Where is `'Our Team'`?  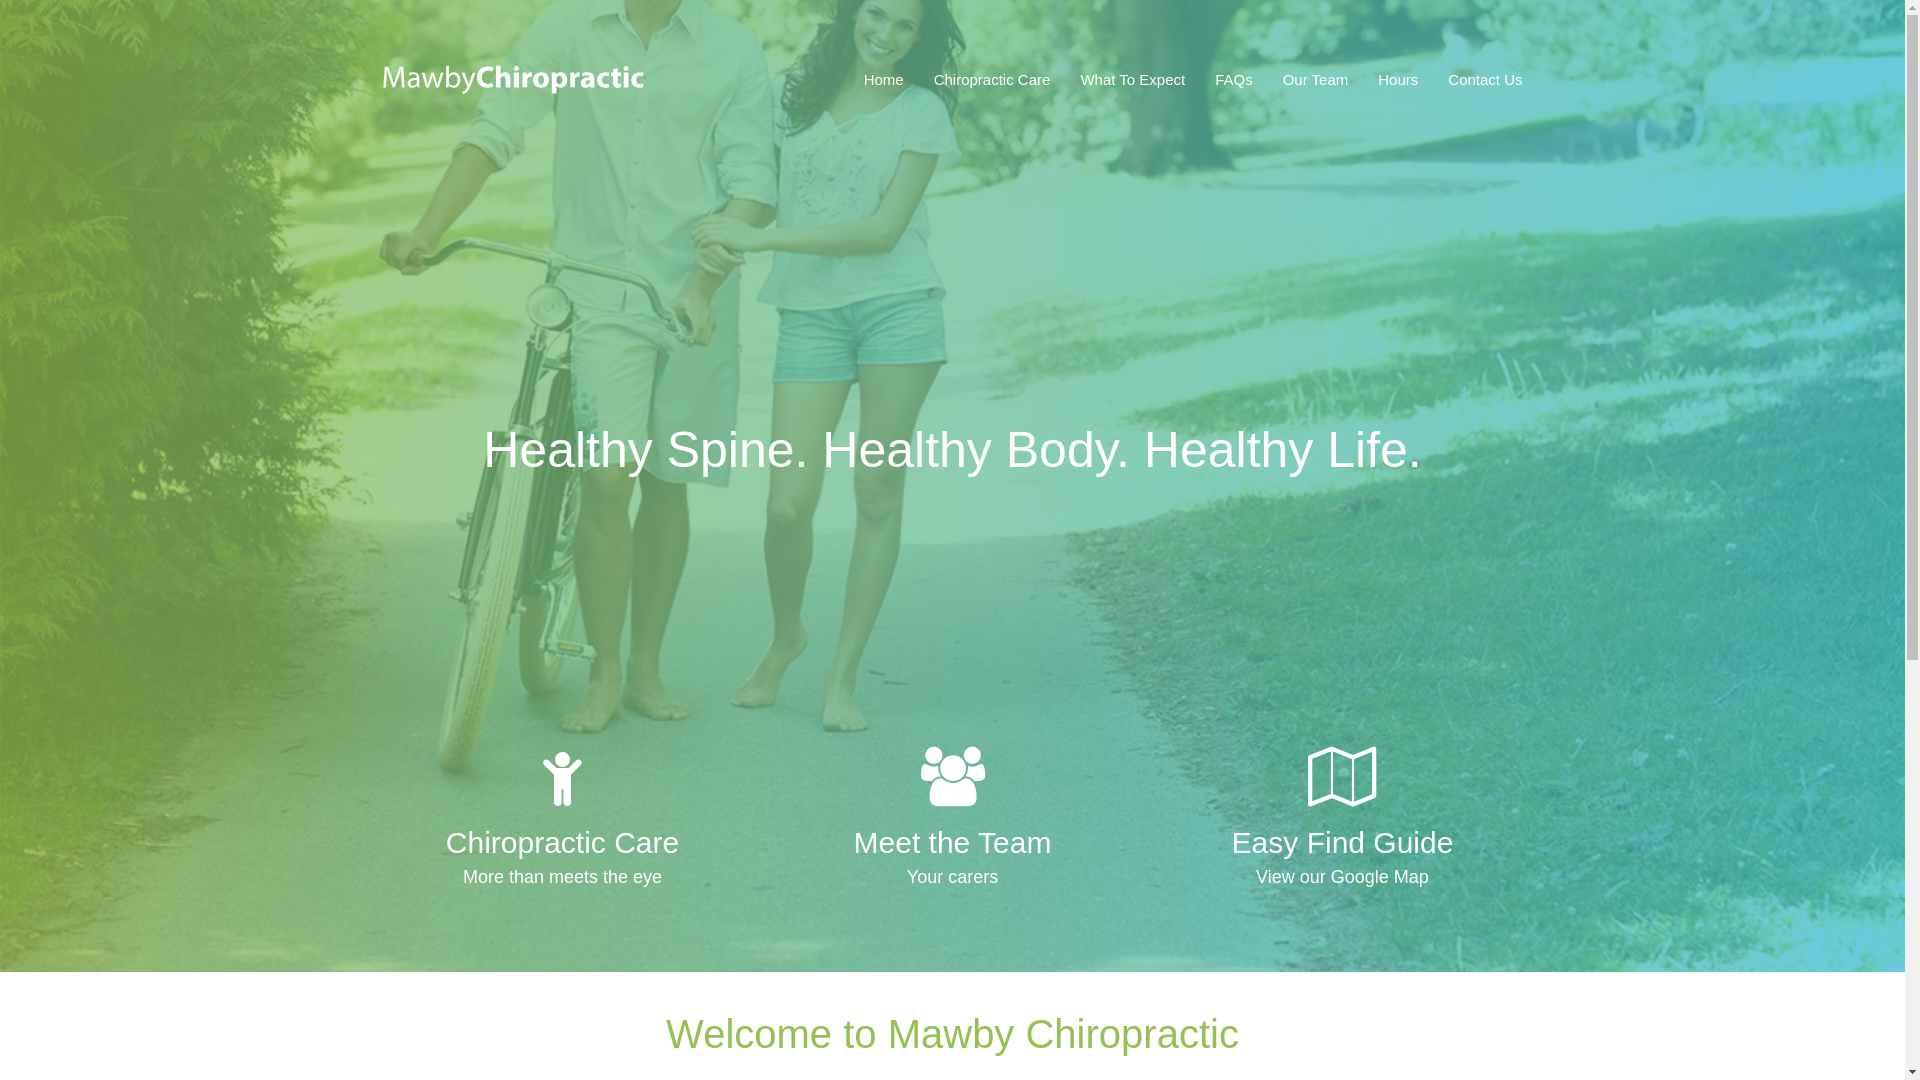
'Our Team' is located at coordinates (1315, 79).